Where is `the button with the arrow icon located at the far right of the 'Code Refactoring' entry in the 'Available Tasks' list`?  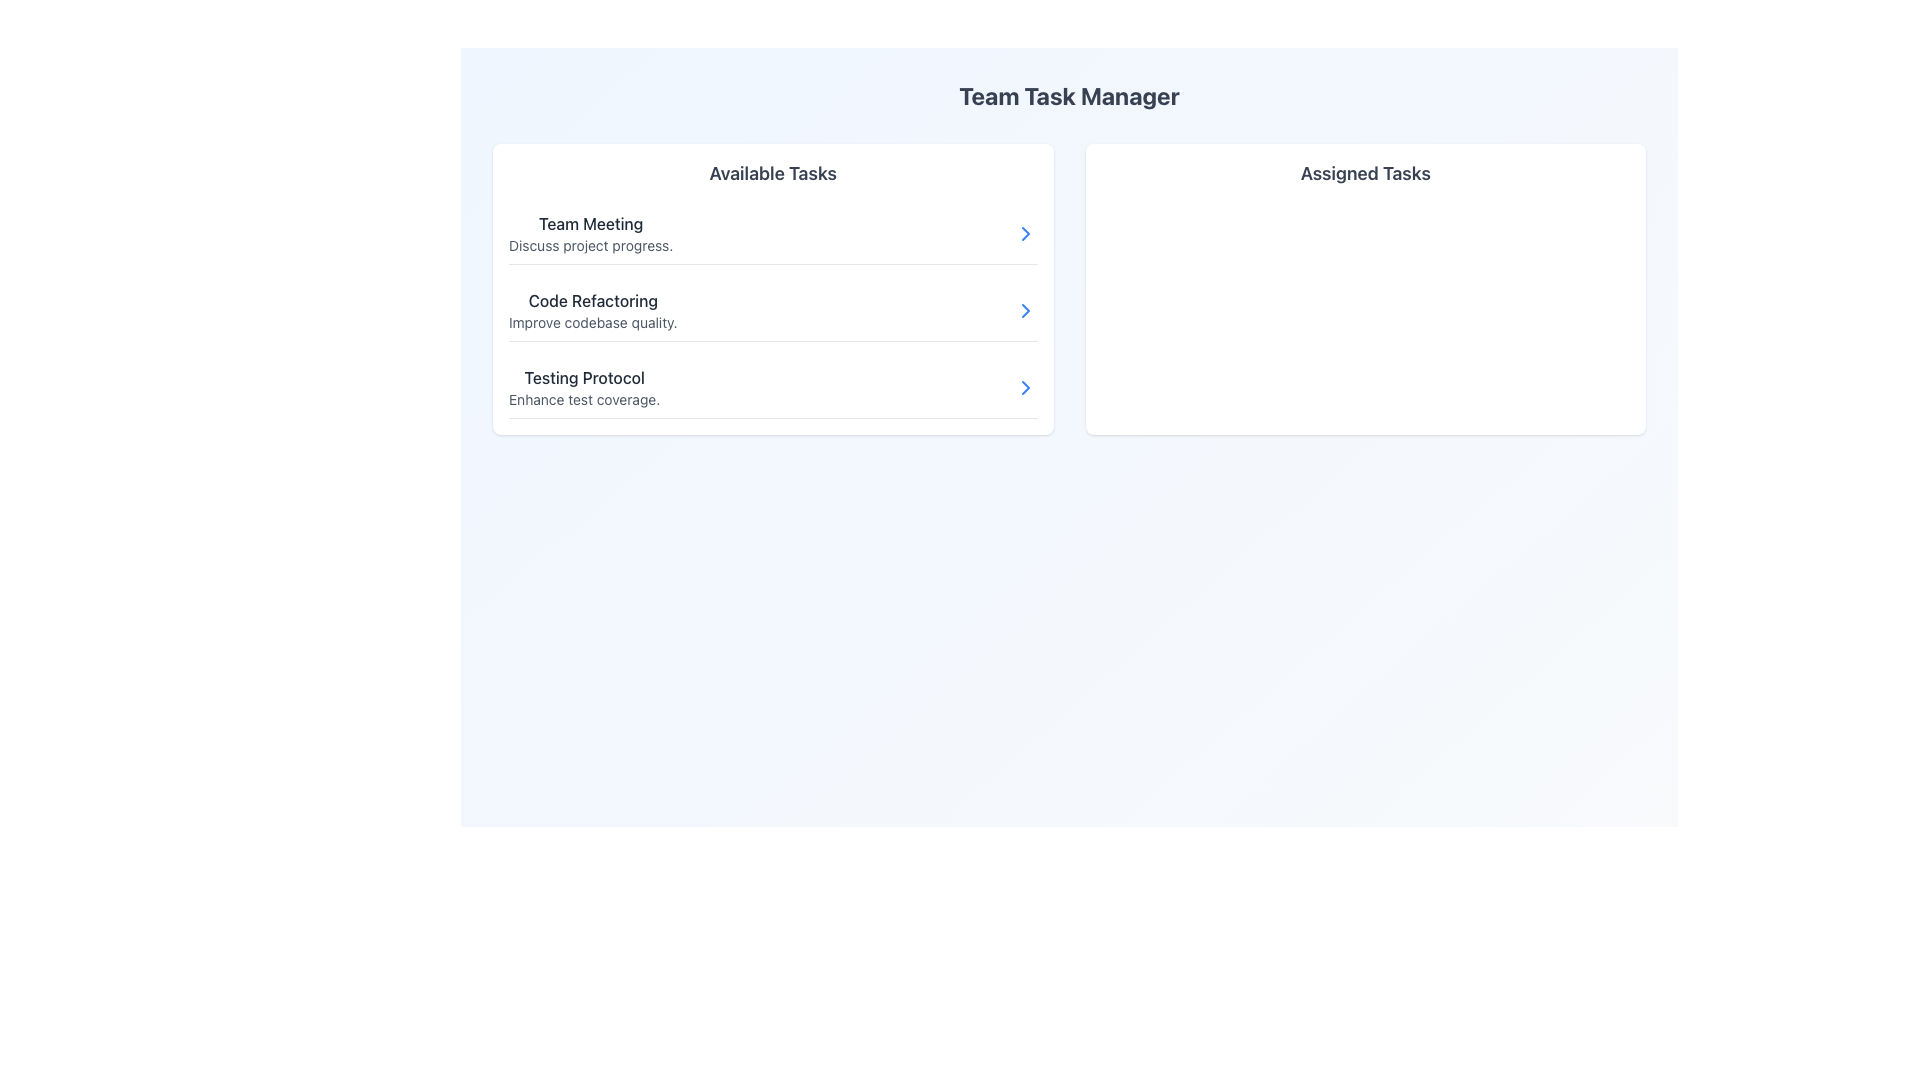 the button with the arrow icon located at the far right of the 'Code Refactoring' entry in the 'Available Tasks' list is located at coordinates (1025, 311).